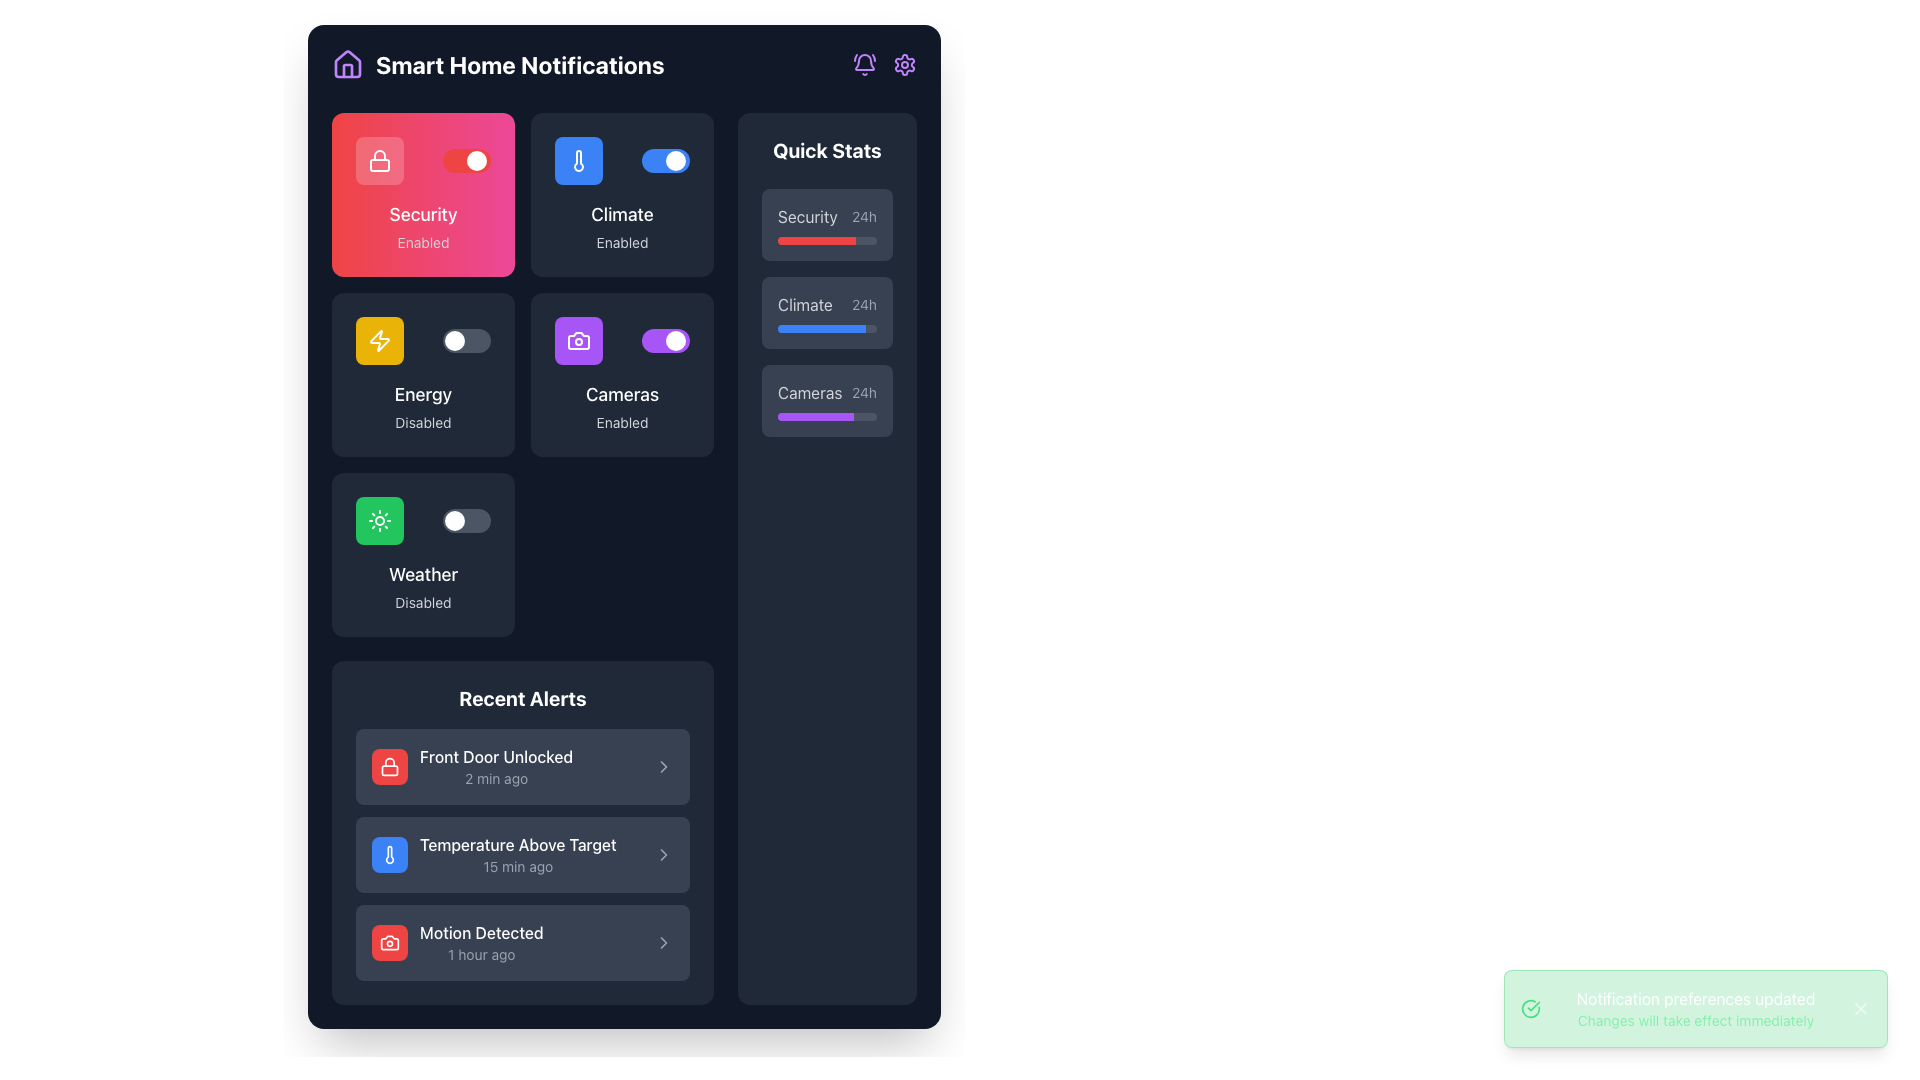  What do you see at coordinates (663, 942) in the screenshot?
I see `the chevron icon pointing to the right, which is styled with thin lines and a medium gray color, located within the dark background rectangle of the 'Motion Detected' card` at bounding box center [663, 942].